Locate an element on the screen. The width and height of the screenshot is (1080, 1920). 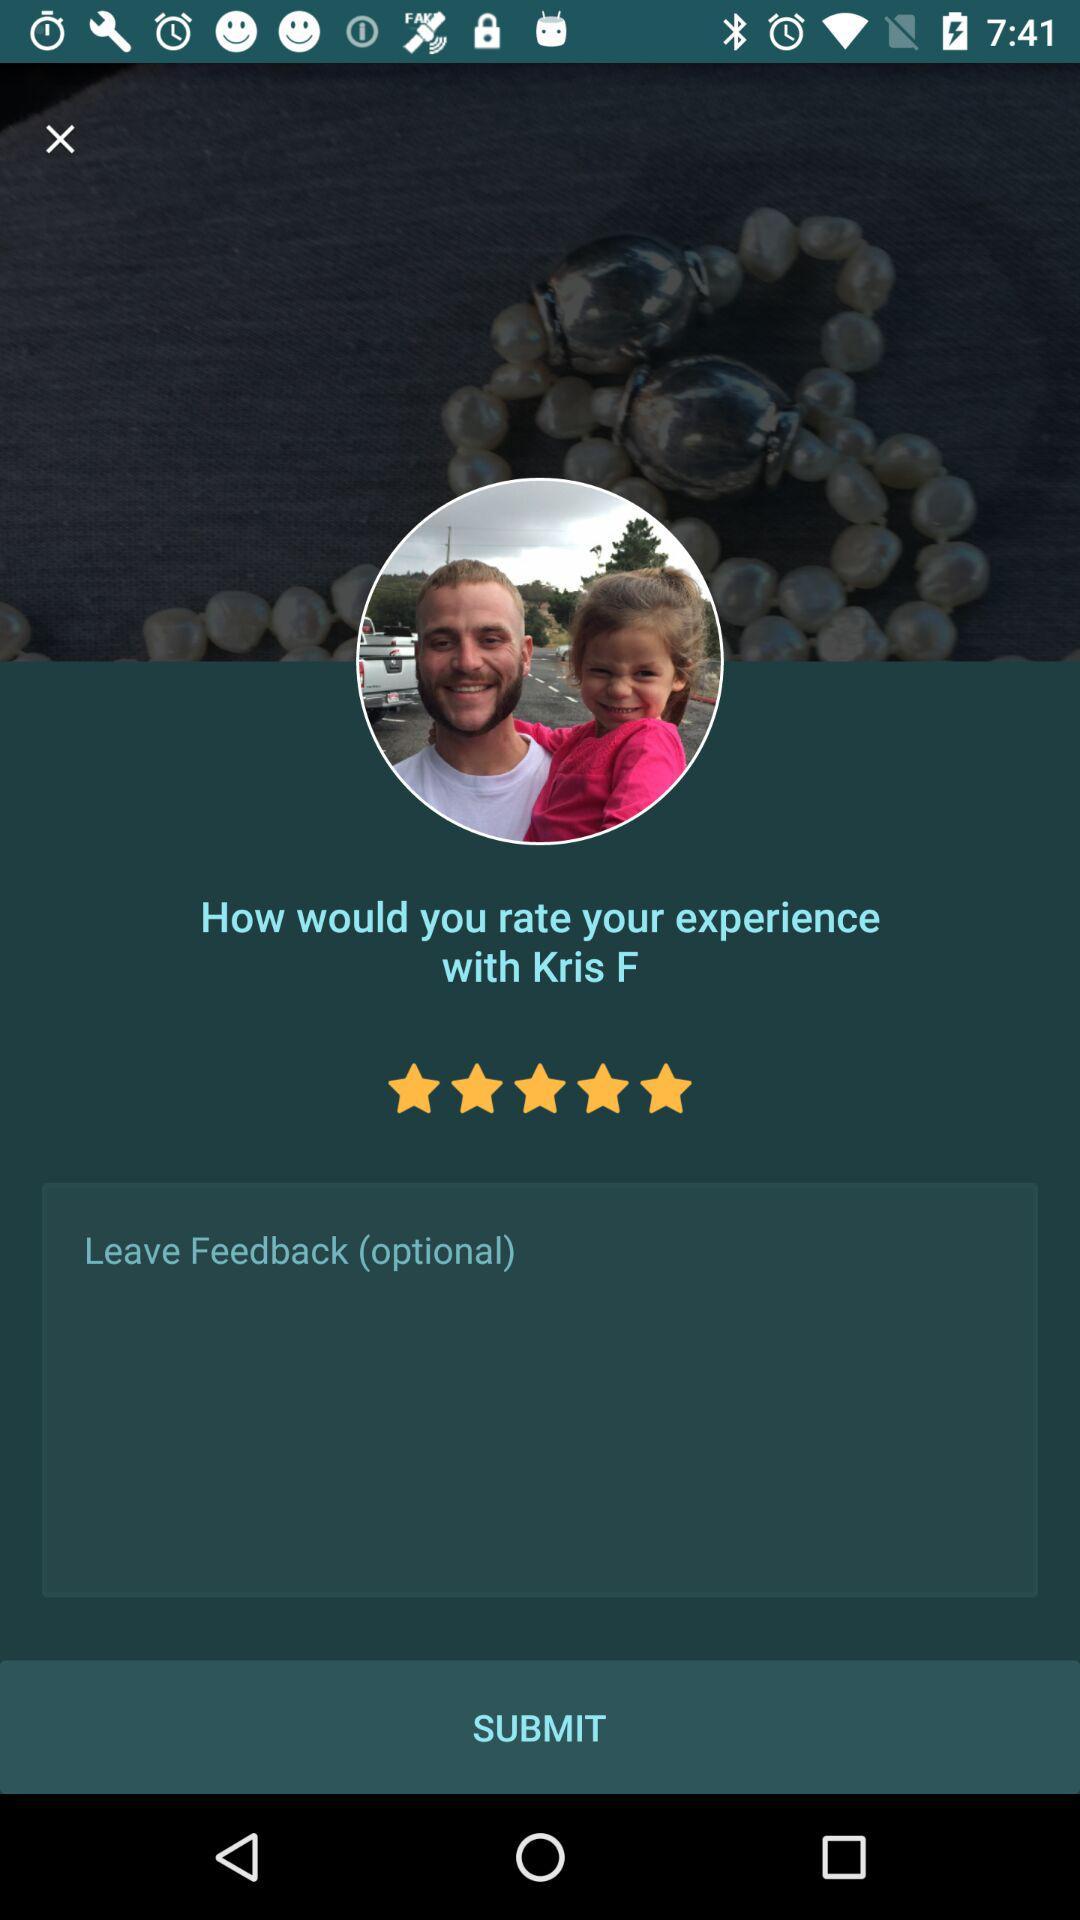
star rating is located at coordinates (540, 1087).